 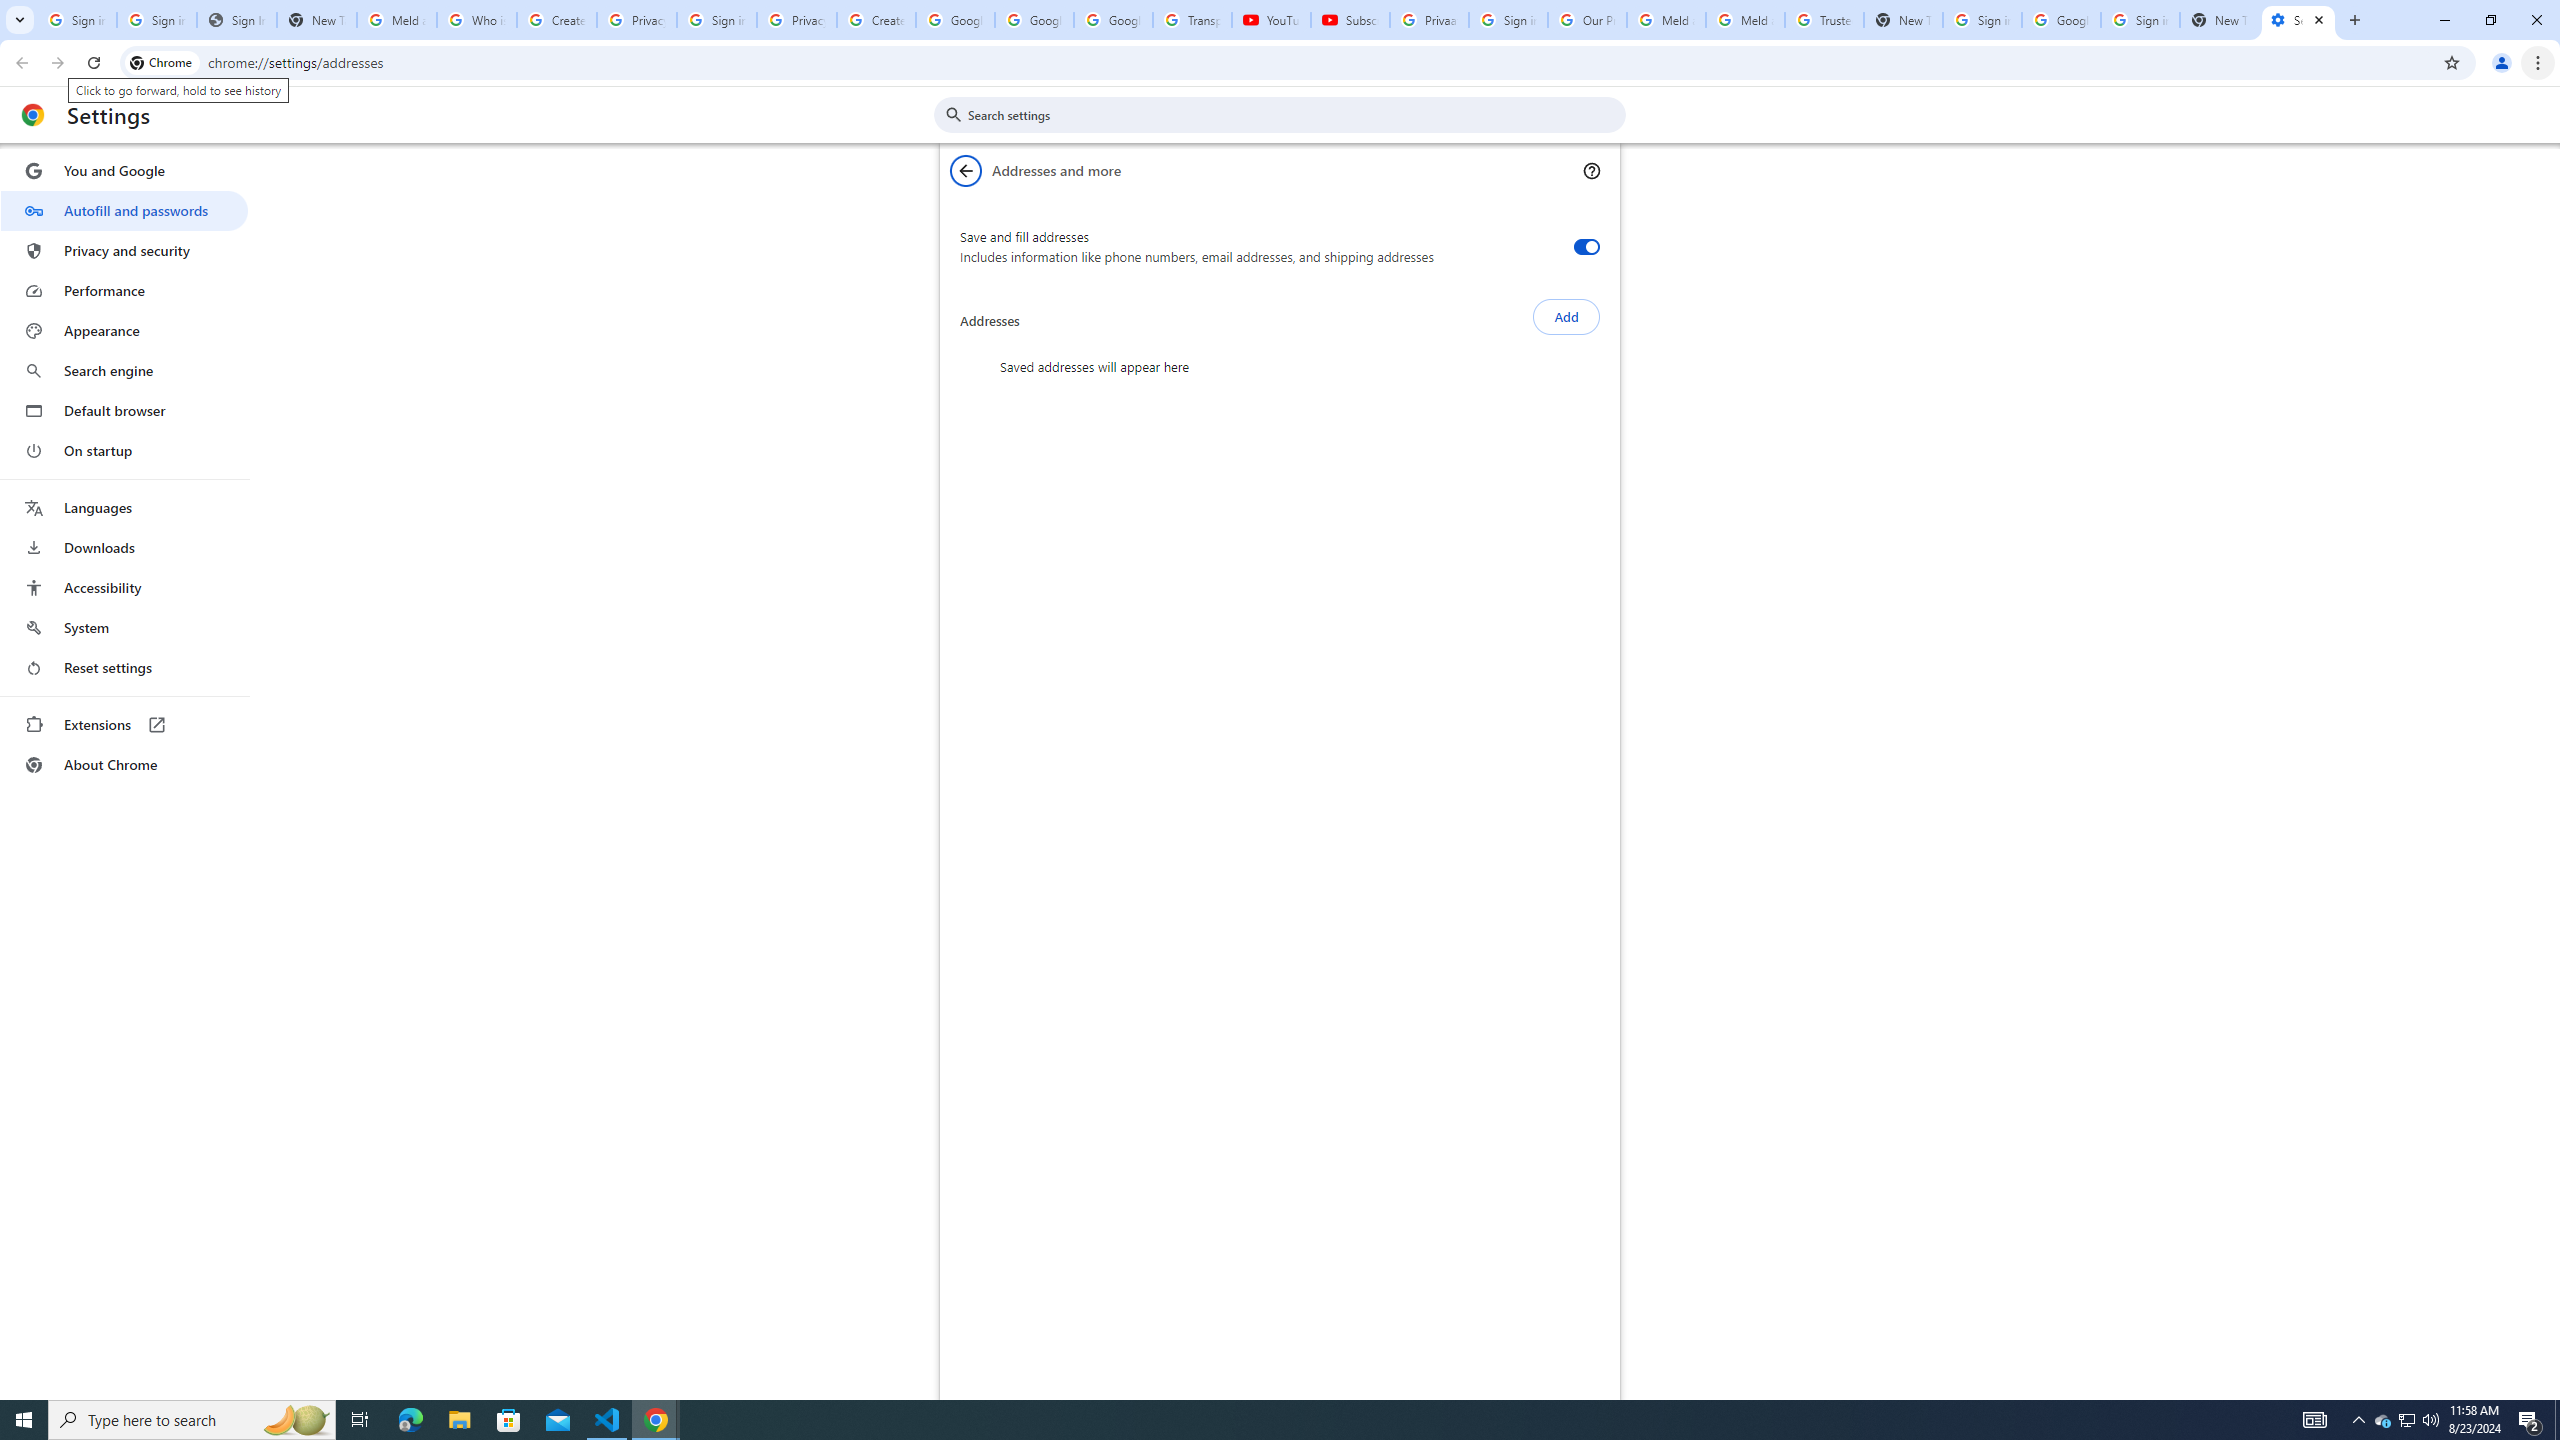 What do you see at coordinates (123, 210) in the screenshot?
I see `'Autofill and passwords'` at bounding box center [123, 210].